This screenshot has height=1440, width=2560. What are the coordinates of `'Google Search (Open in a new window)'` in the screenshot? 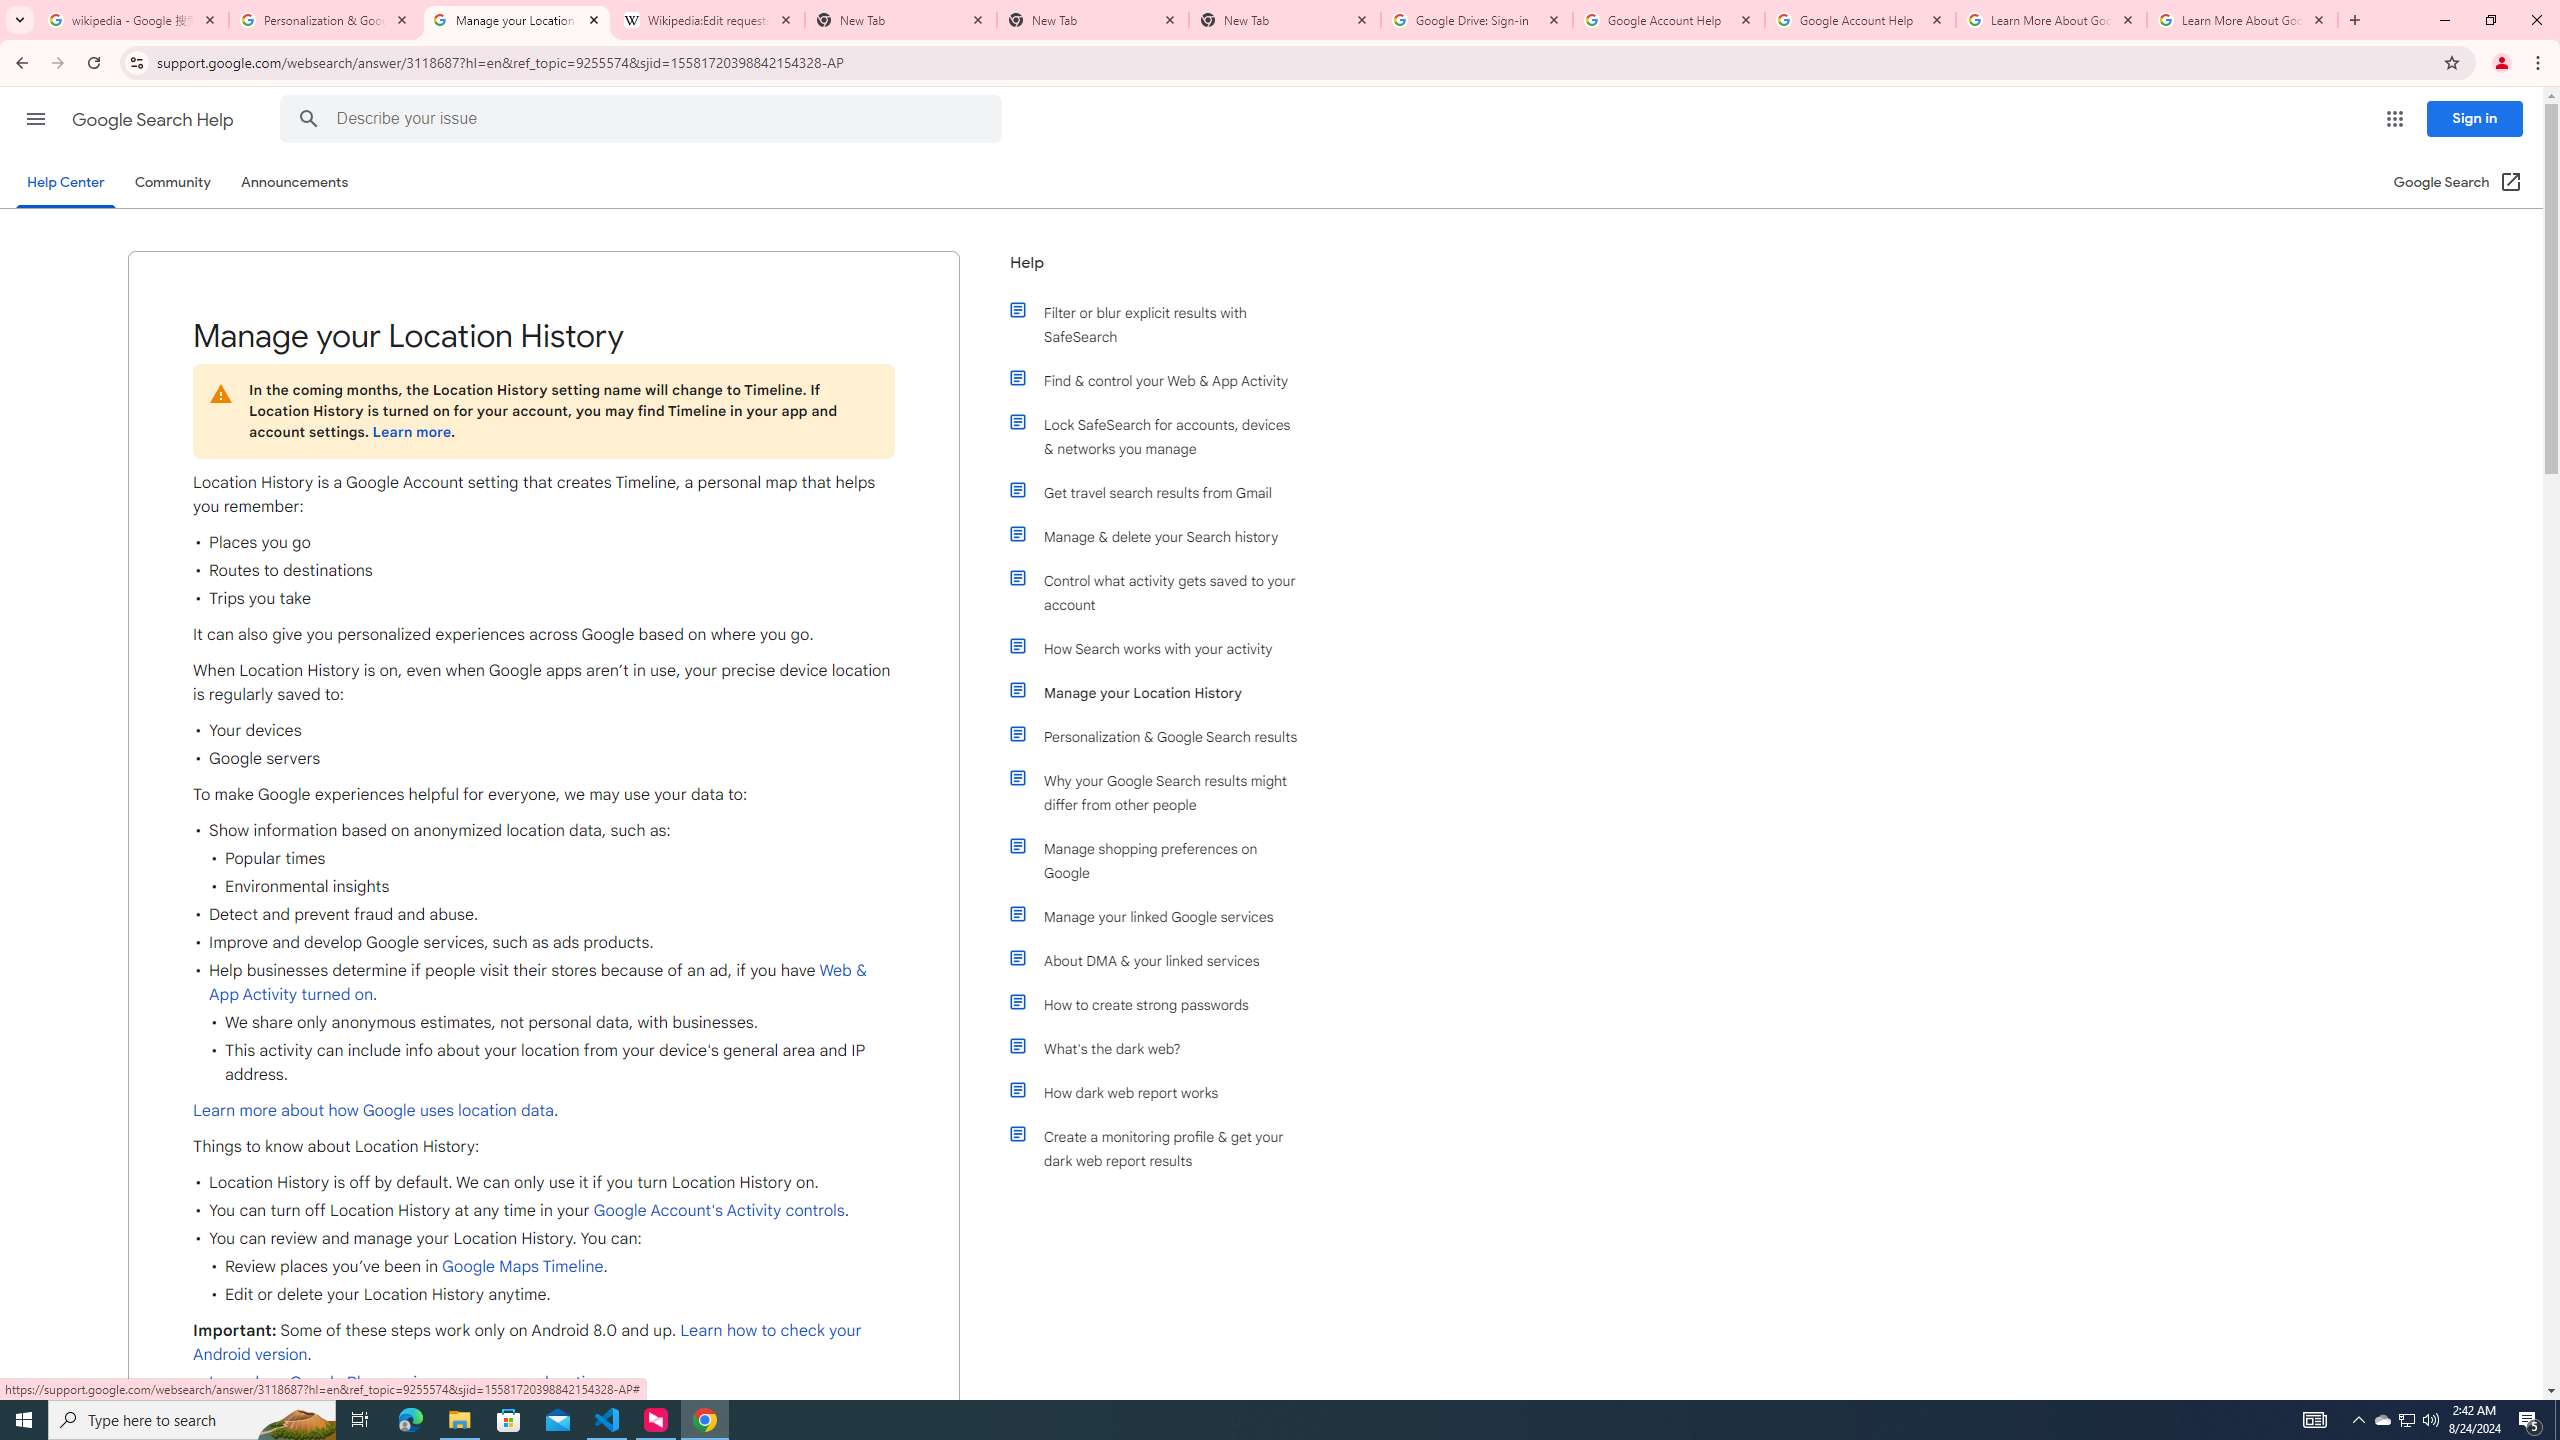 It's located at (2458, 181).